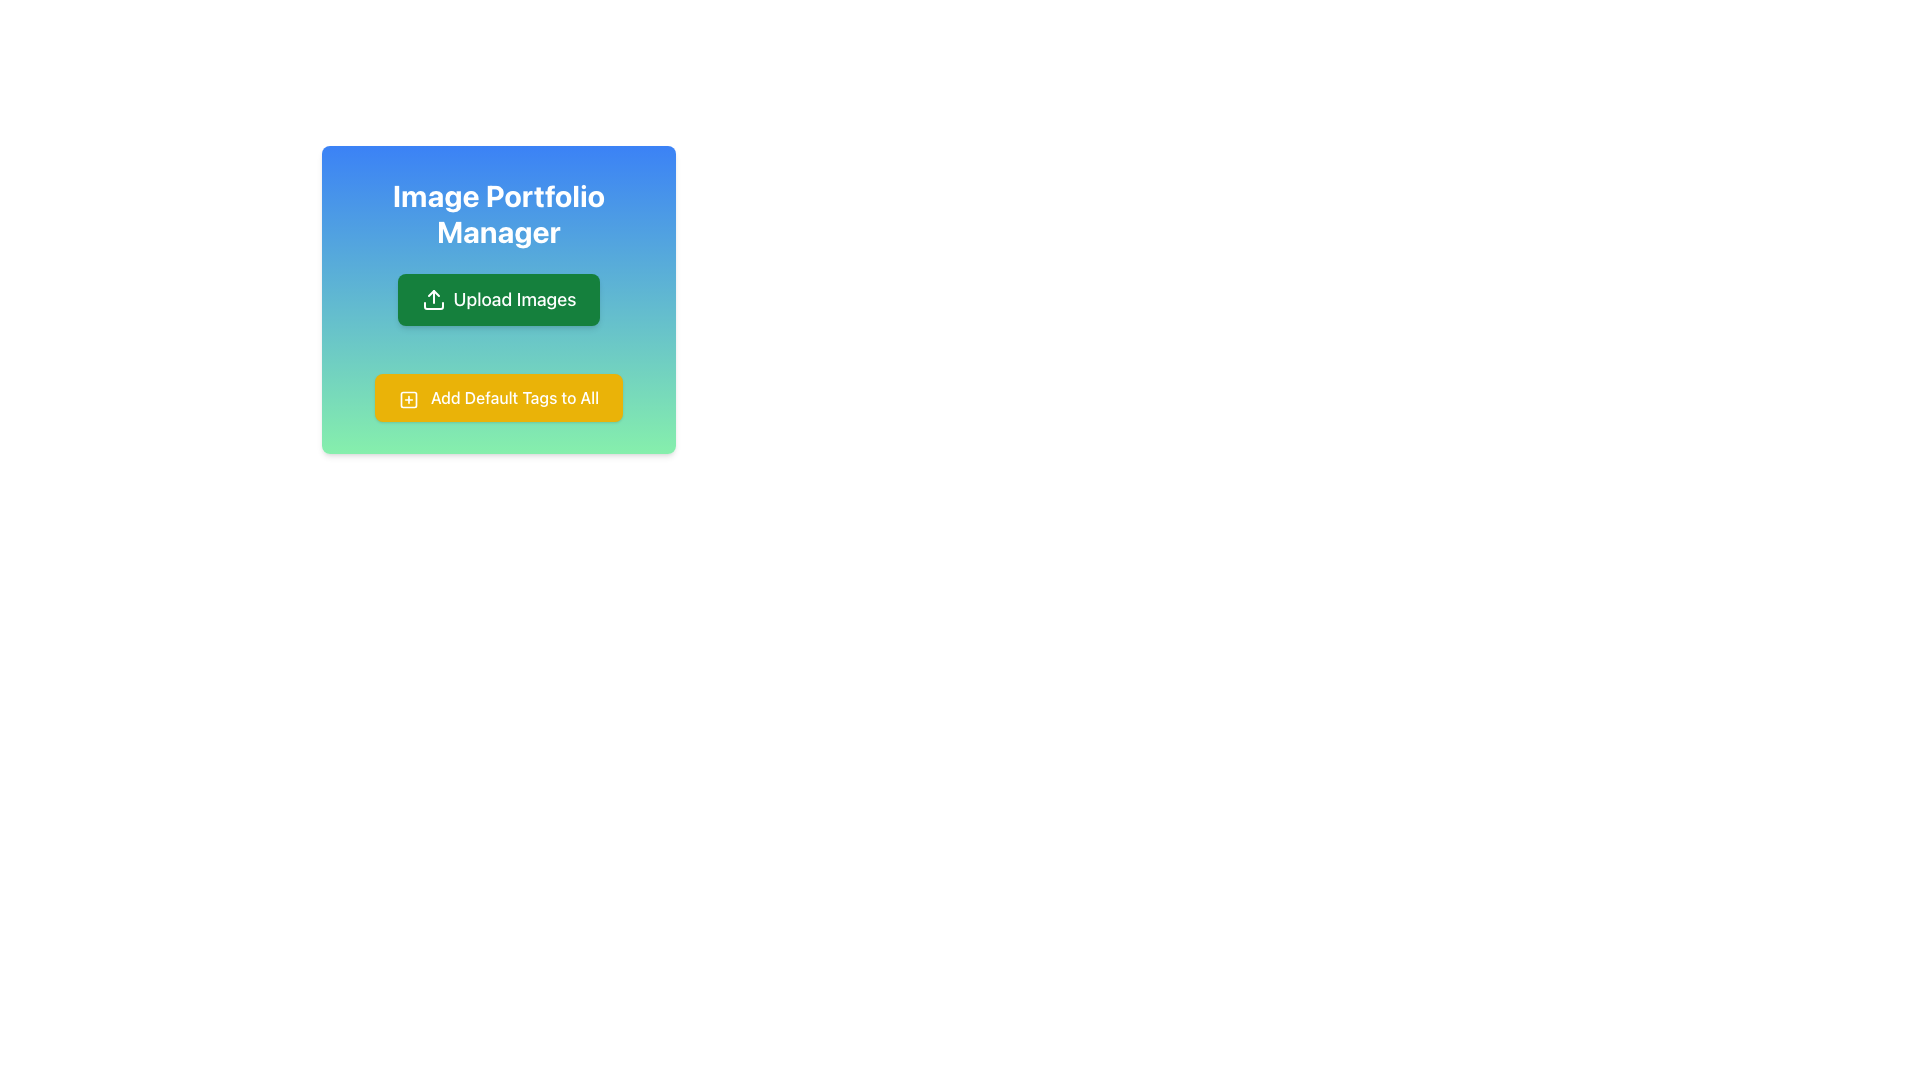  Describe the element at coordinates (407, 399) in the screenshot. I see `the outer square of the plus-square icon that precedes the text 'Add Default Tags to All'` at that location.